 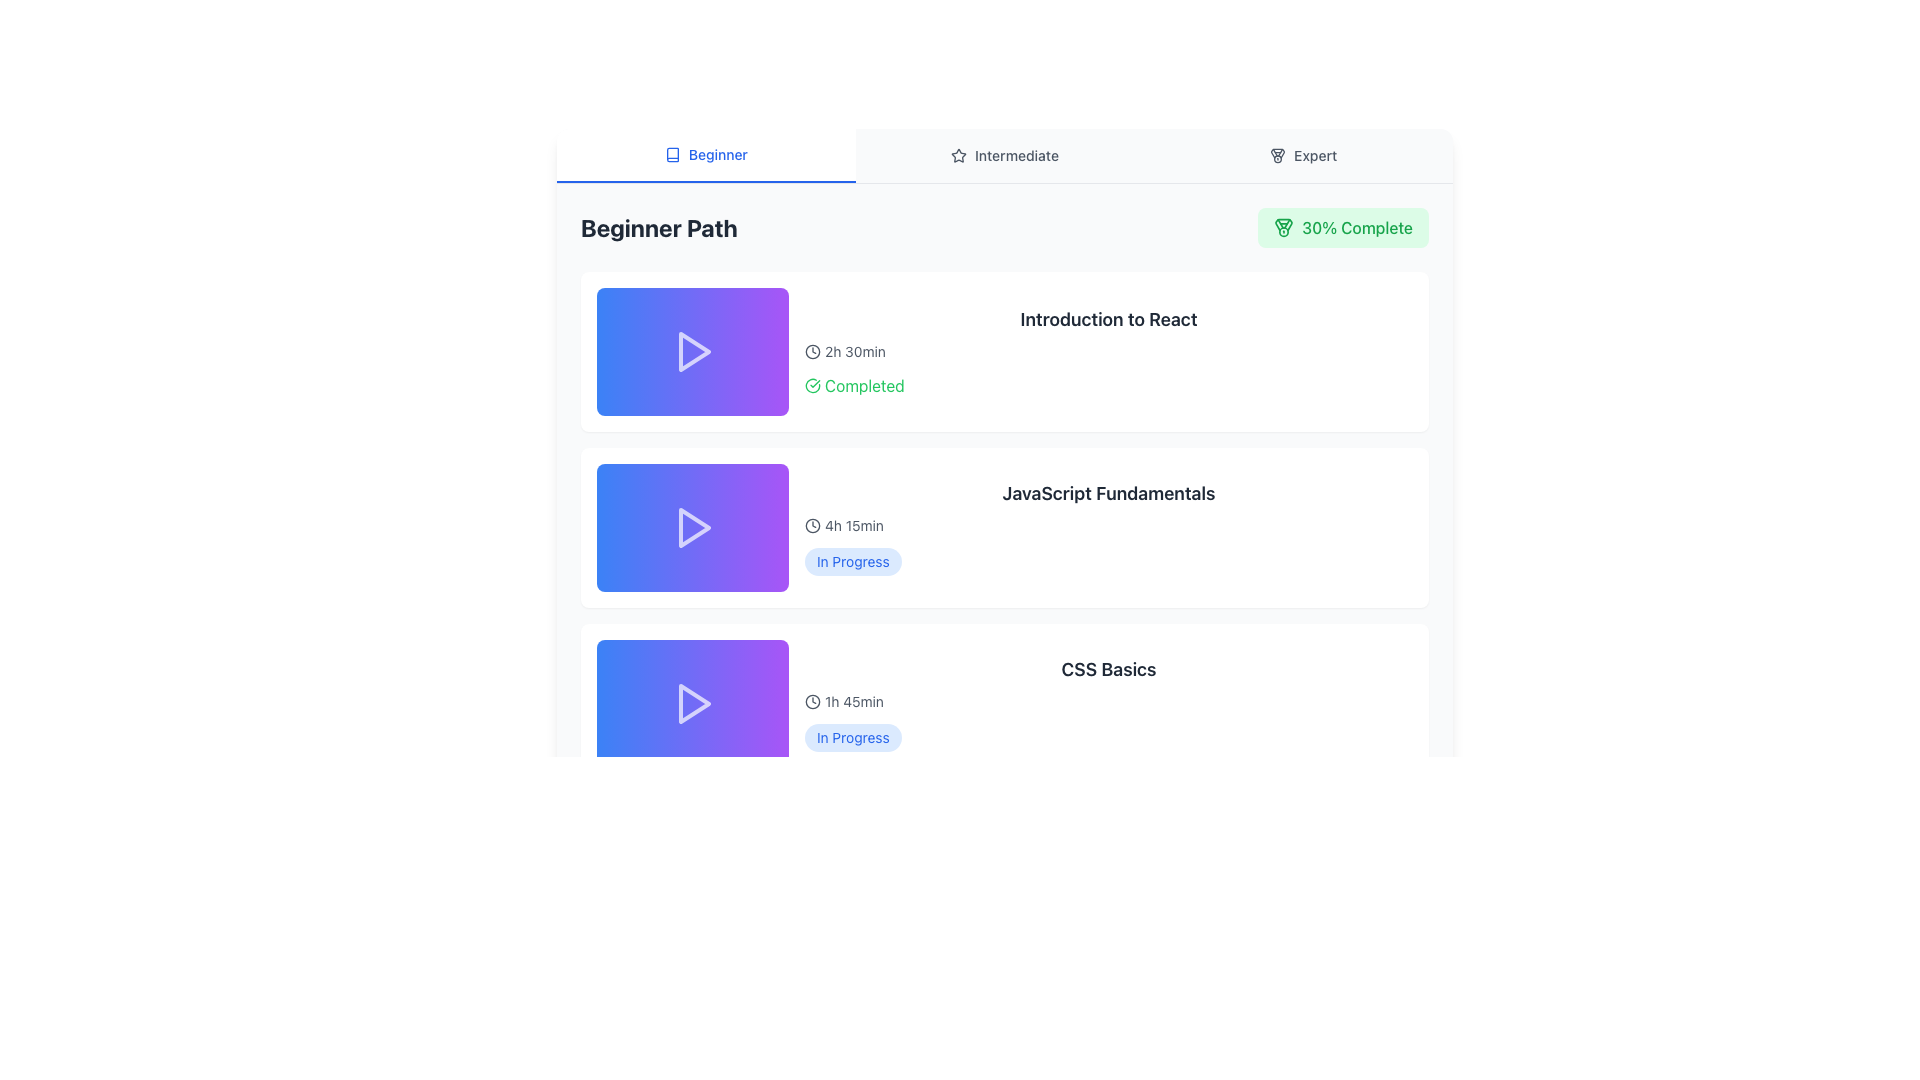 What do you see at coordinates (854, 524) in the screenshot?
I see `the text label displaying '4h 15min' located under the title 'JavaScript Fundamentals' and next to the clock icon` at bounding box center [854, 524].